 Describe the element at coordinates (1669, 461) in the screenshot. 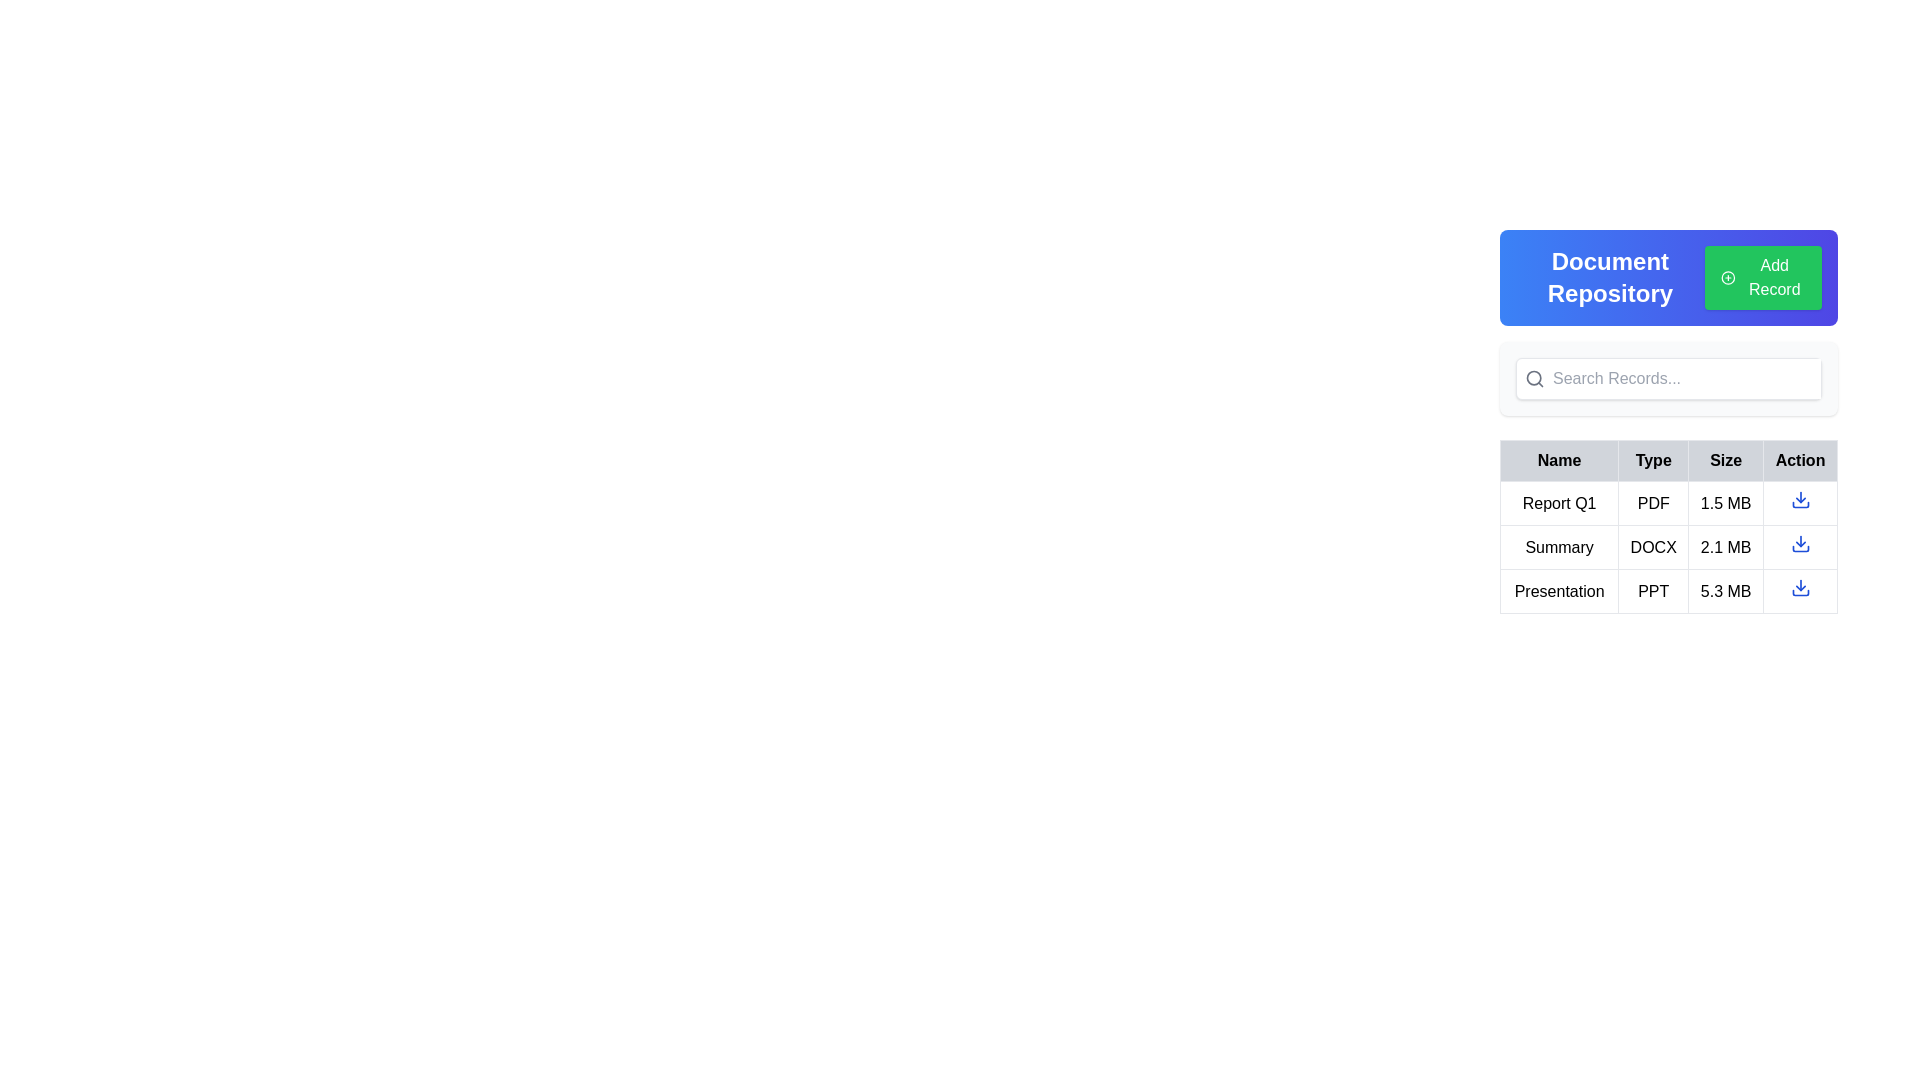

I see `the 'Type' column header in the table, which is the second column header with a light gray background and black text, positioned between 'Name' and 'Size'` at that location.